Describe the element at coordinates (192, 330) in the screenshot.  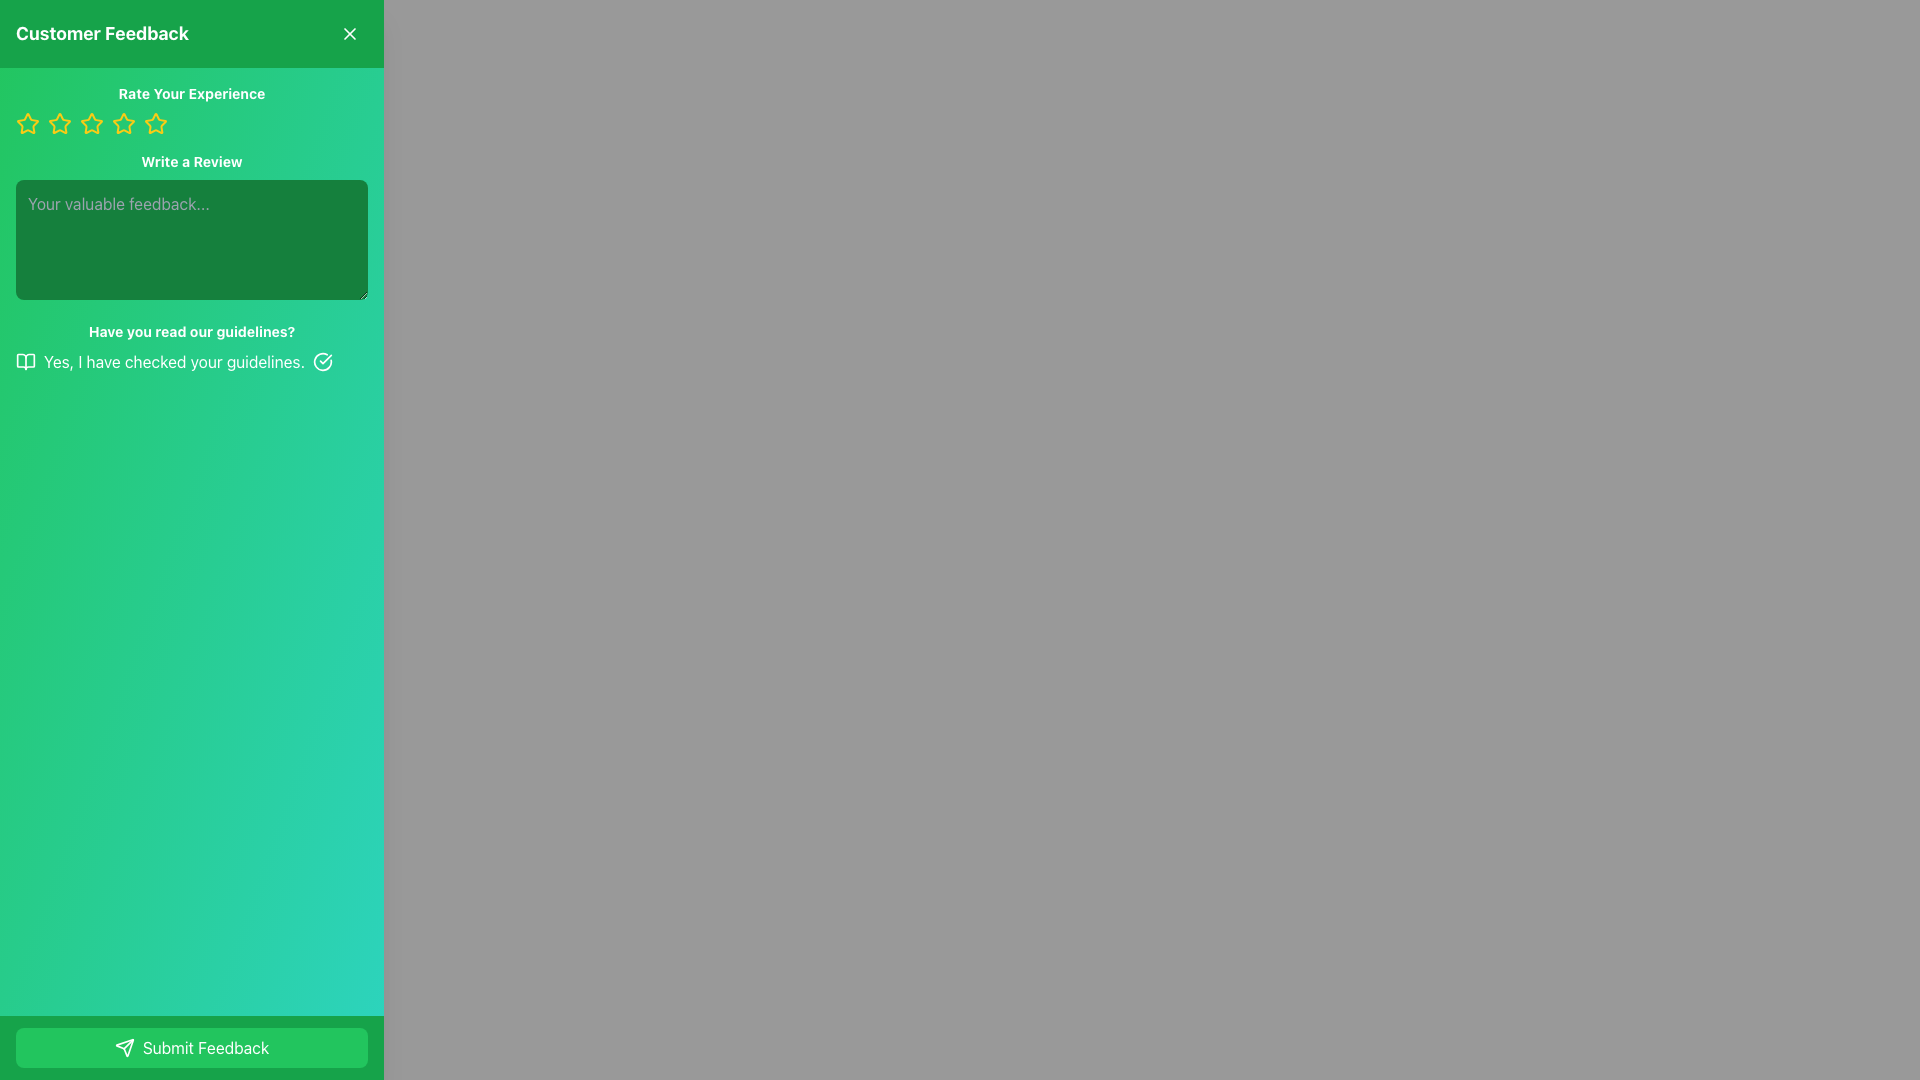
I see `the Text Label positioned beneath the 'Write a Review' input box, which prompts users to consider reviewing the provided guidelines` at that location.